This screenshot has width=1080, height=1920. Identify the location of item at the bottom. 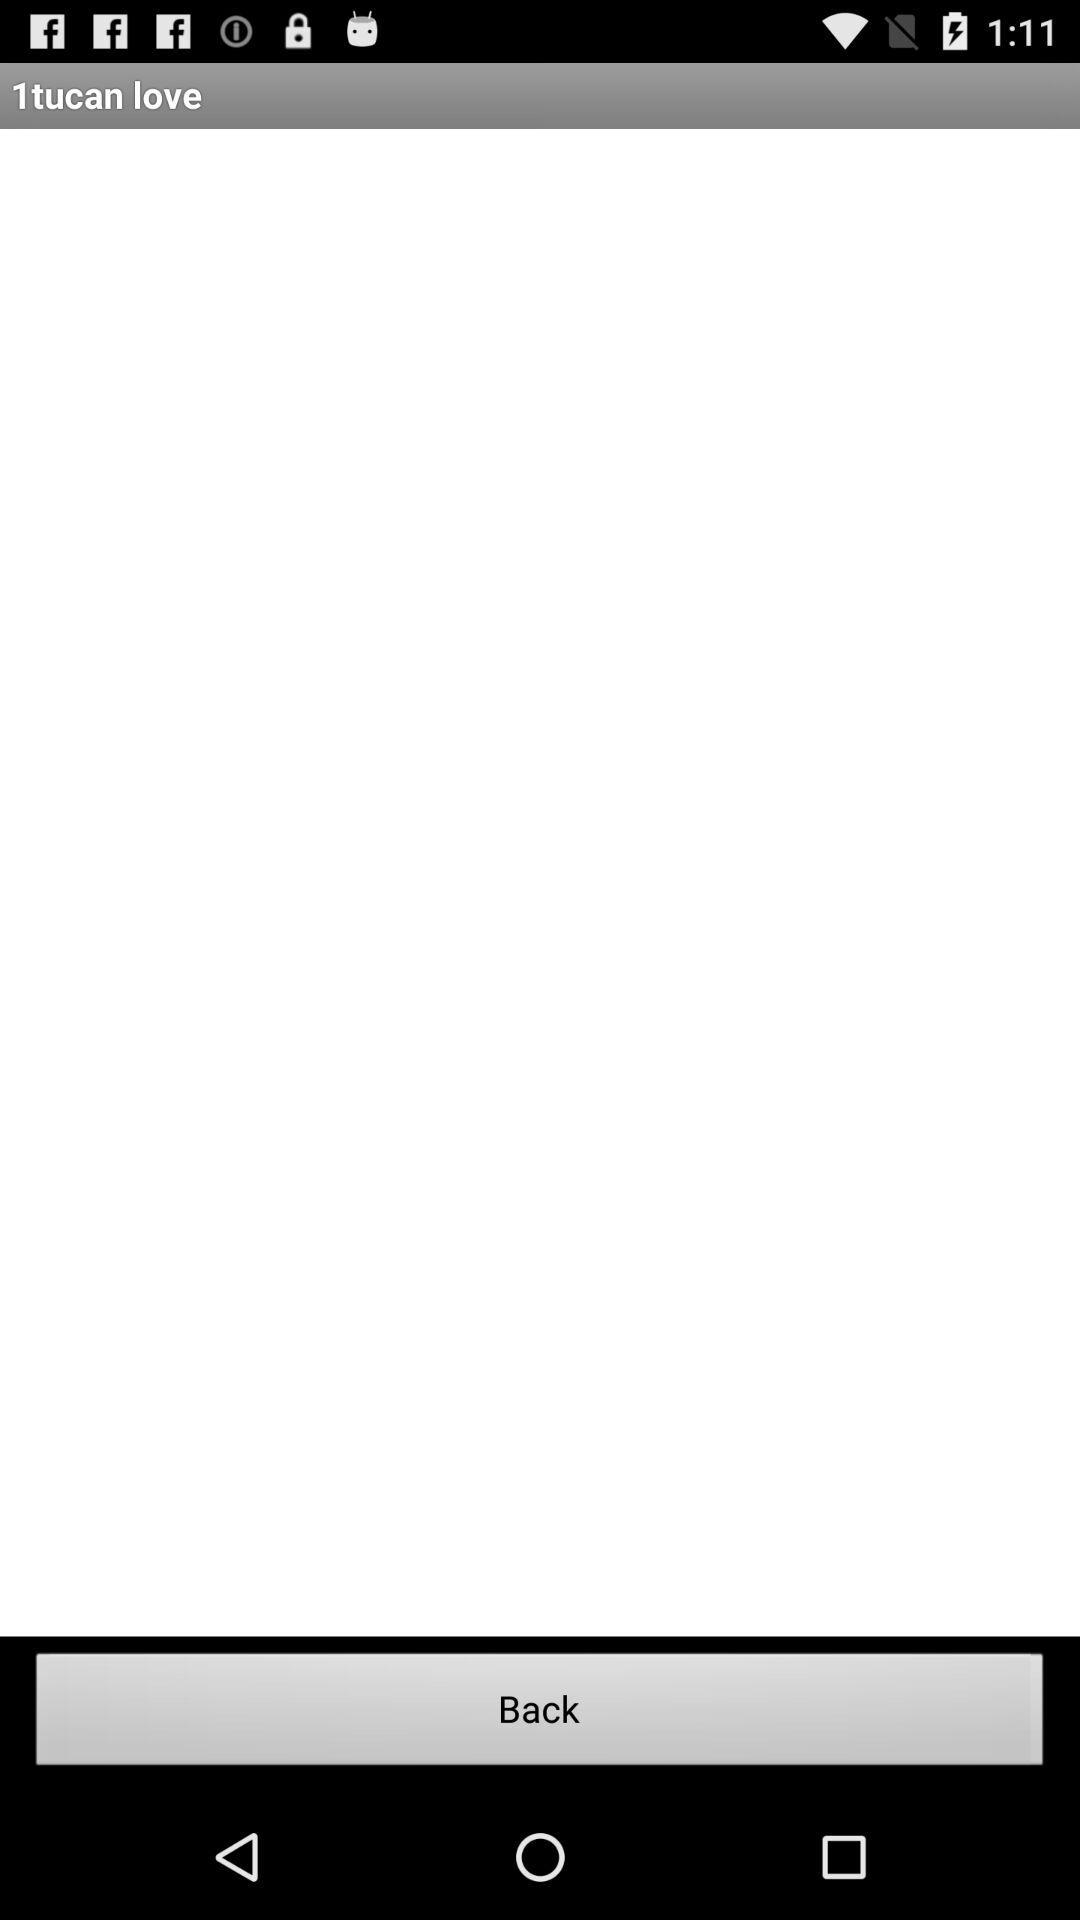
(540, 1714).